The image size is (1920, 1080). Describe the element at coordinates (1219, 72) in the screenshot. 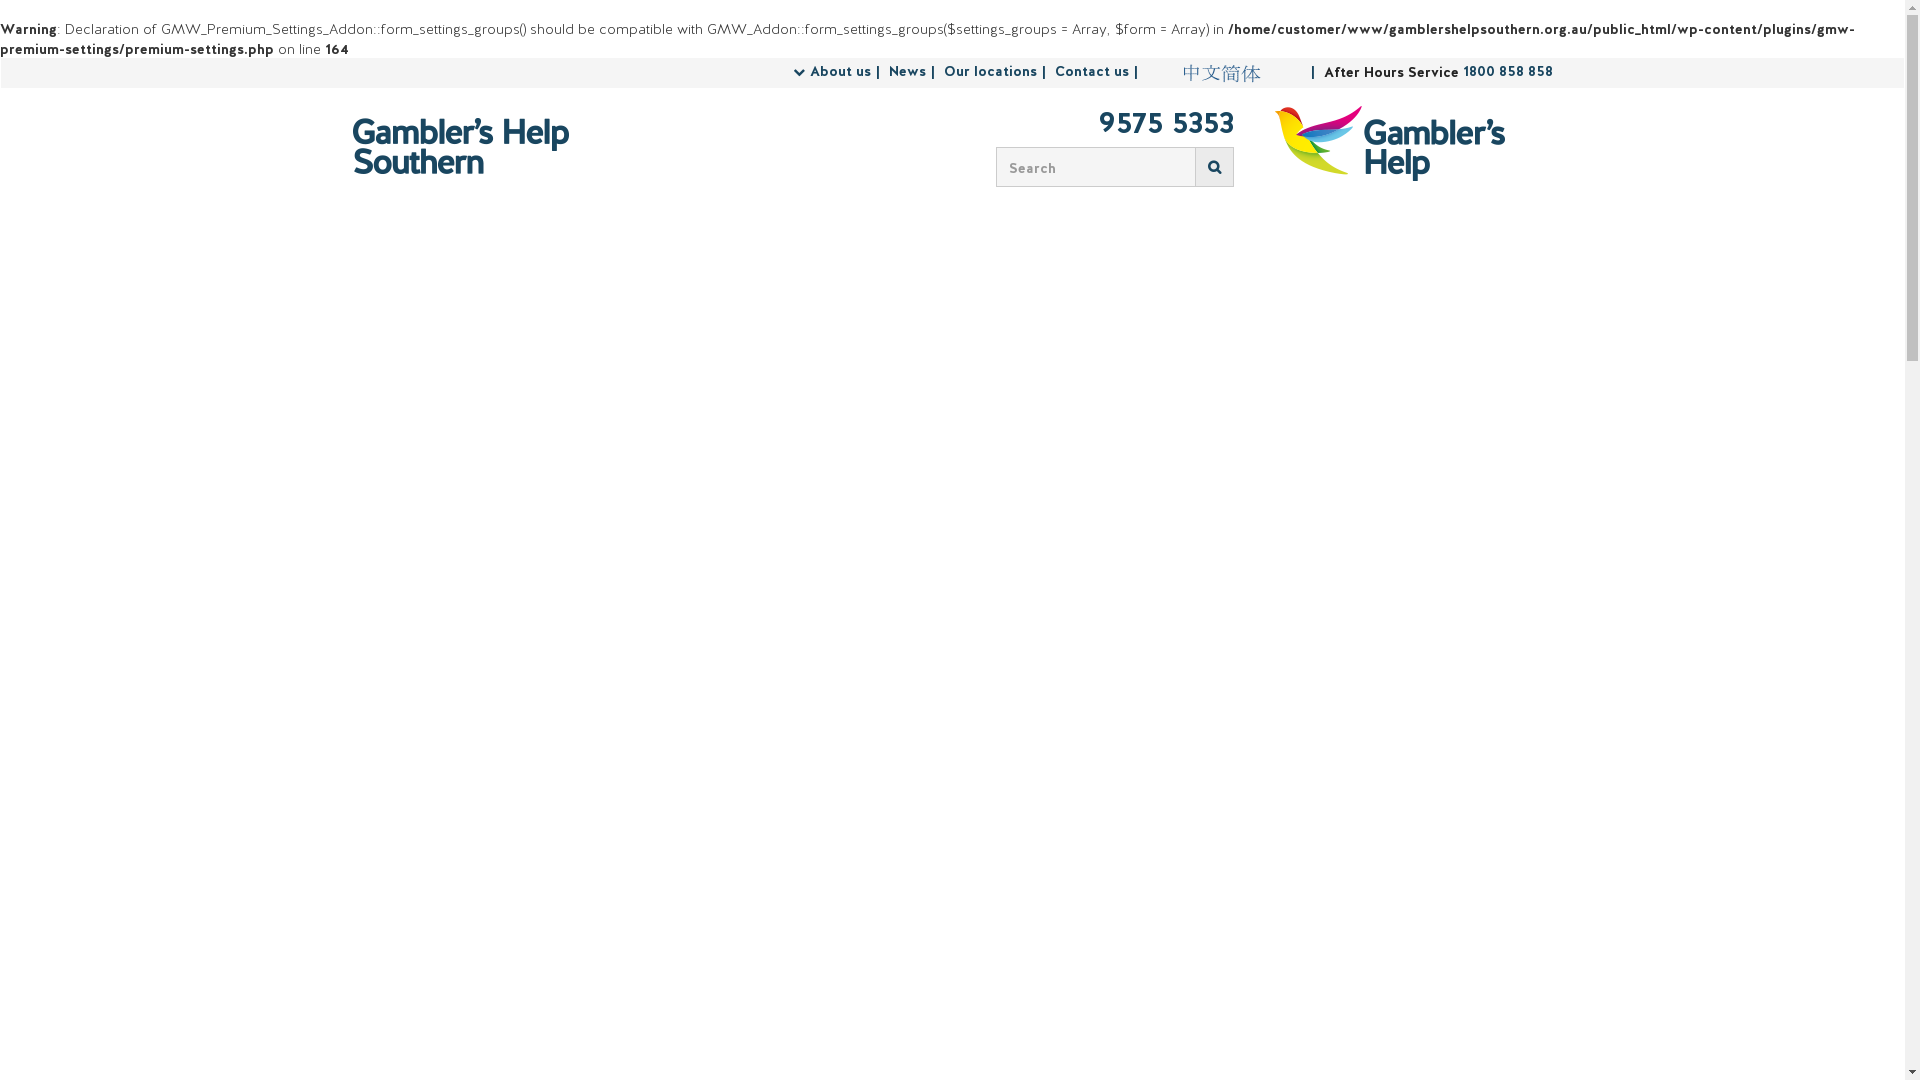

I see `'Help in other languages'` at that location.